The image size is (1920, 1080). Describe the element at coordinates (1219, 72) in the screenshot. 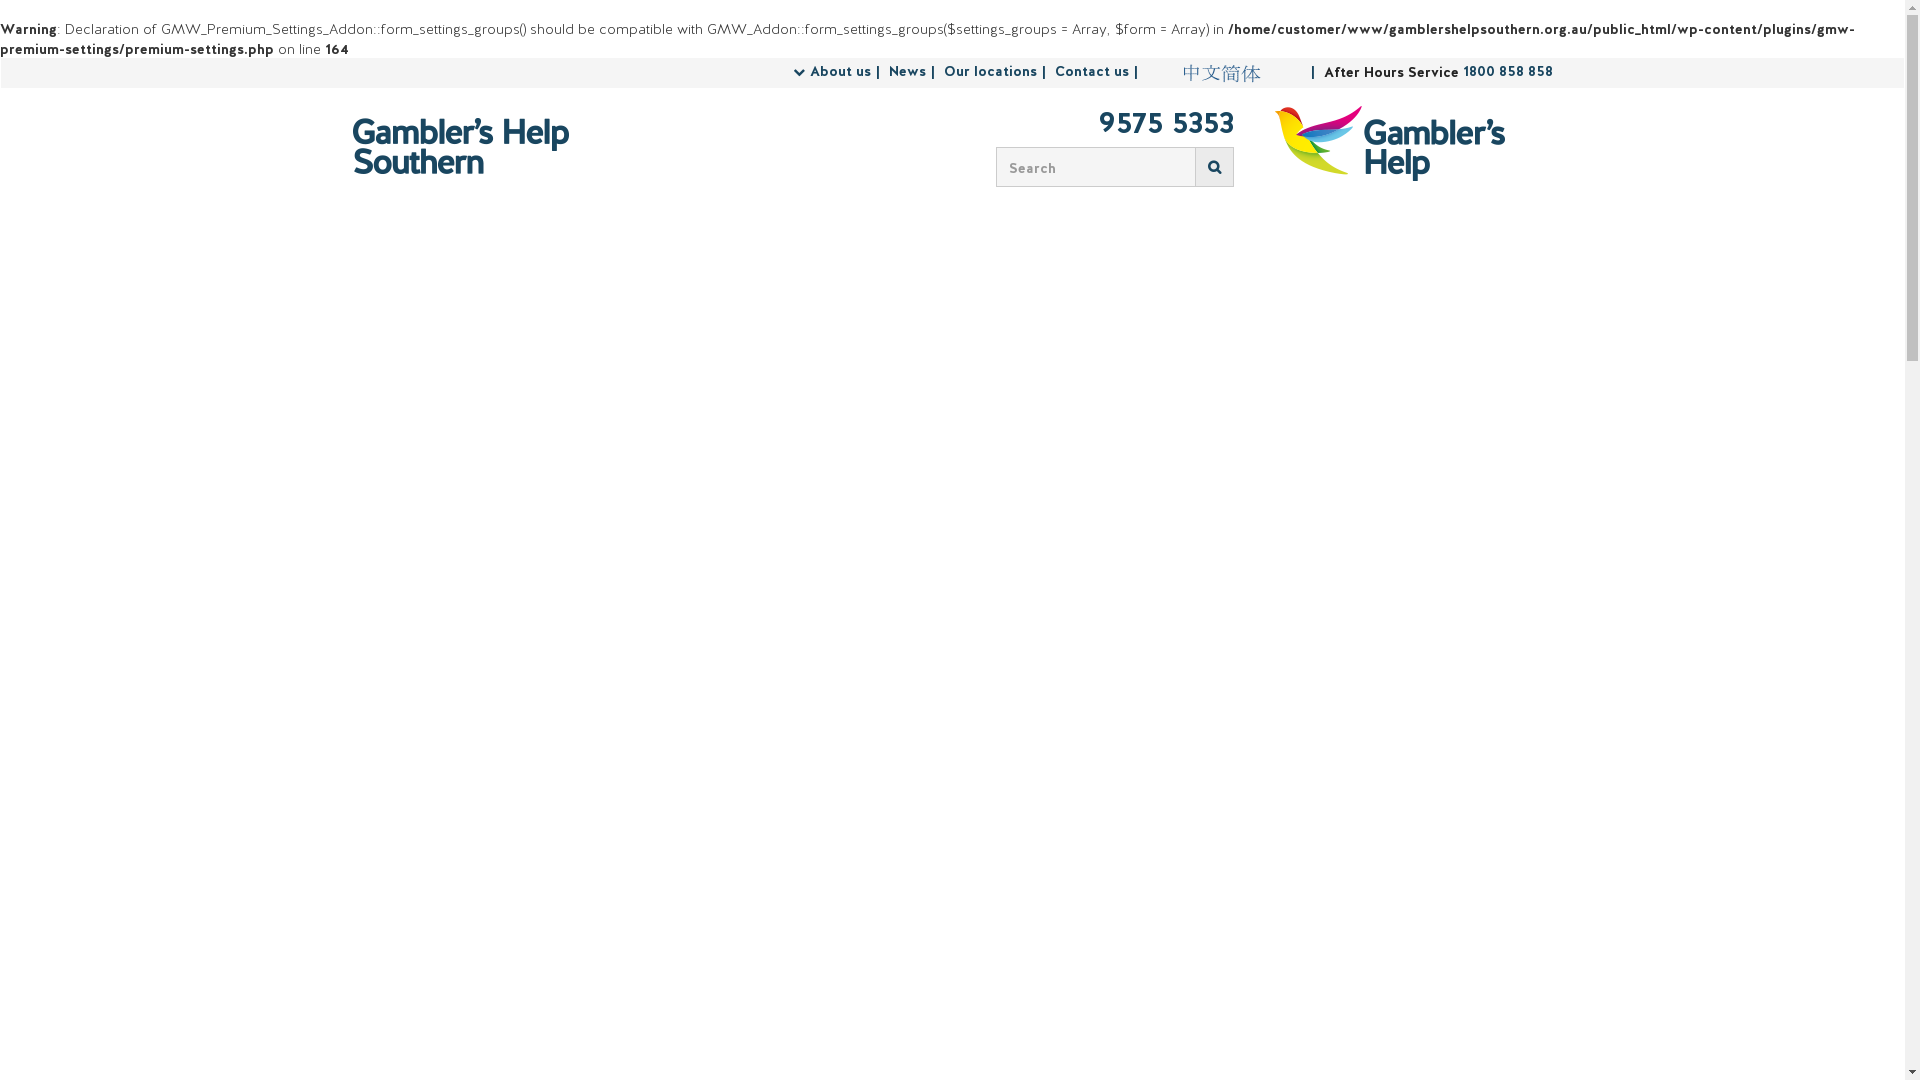

I see `'Help in other languages'` at that location.